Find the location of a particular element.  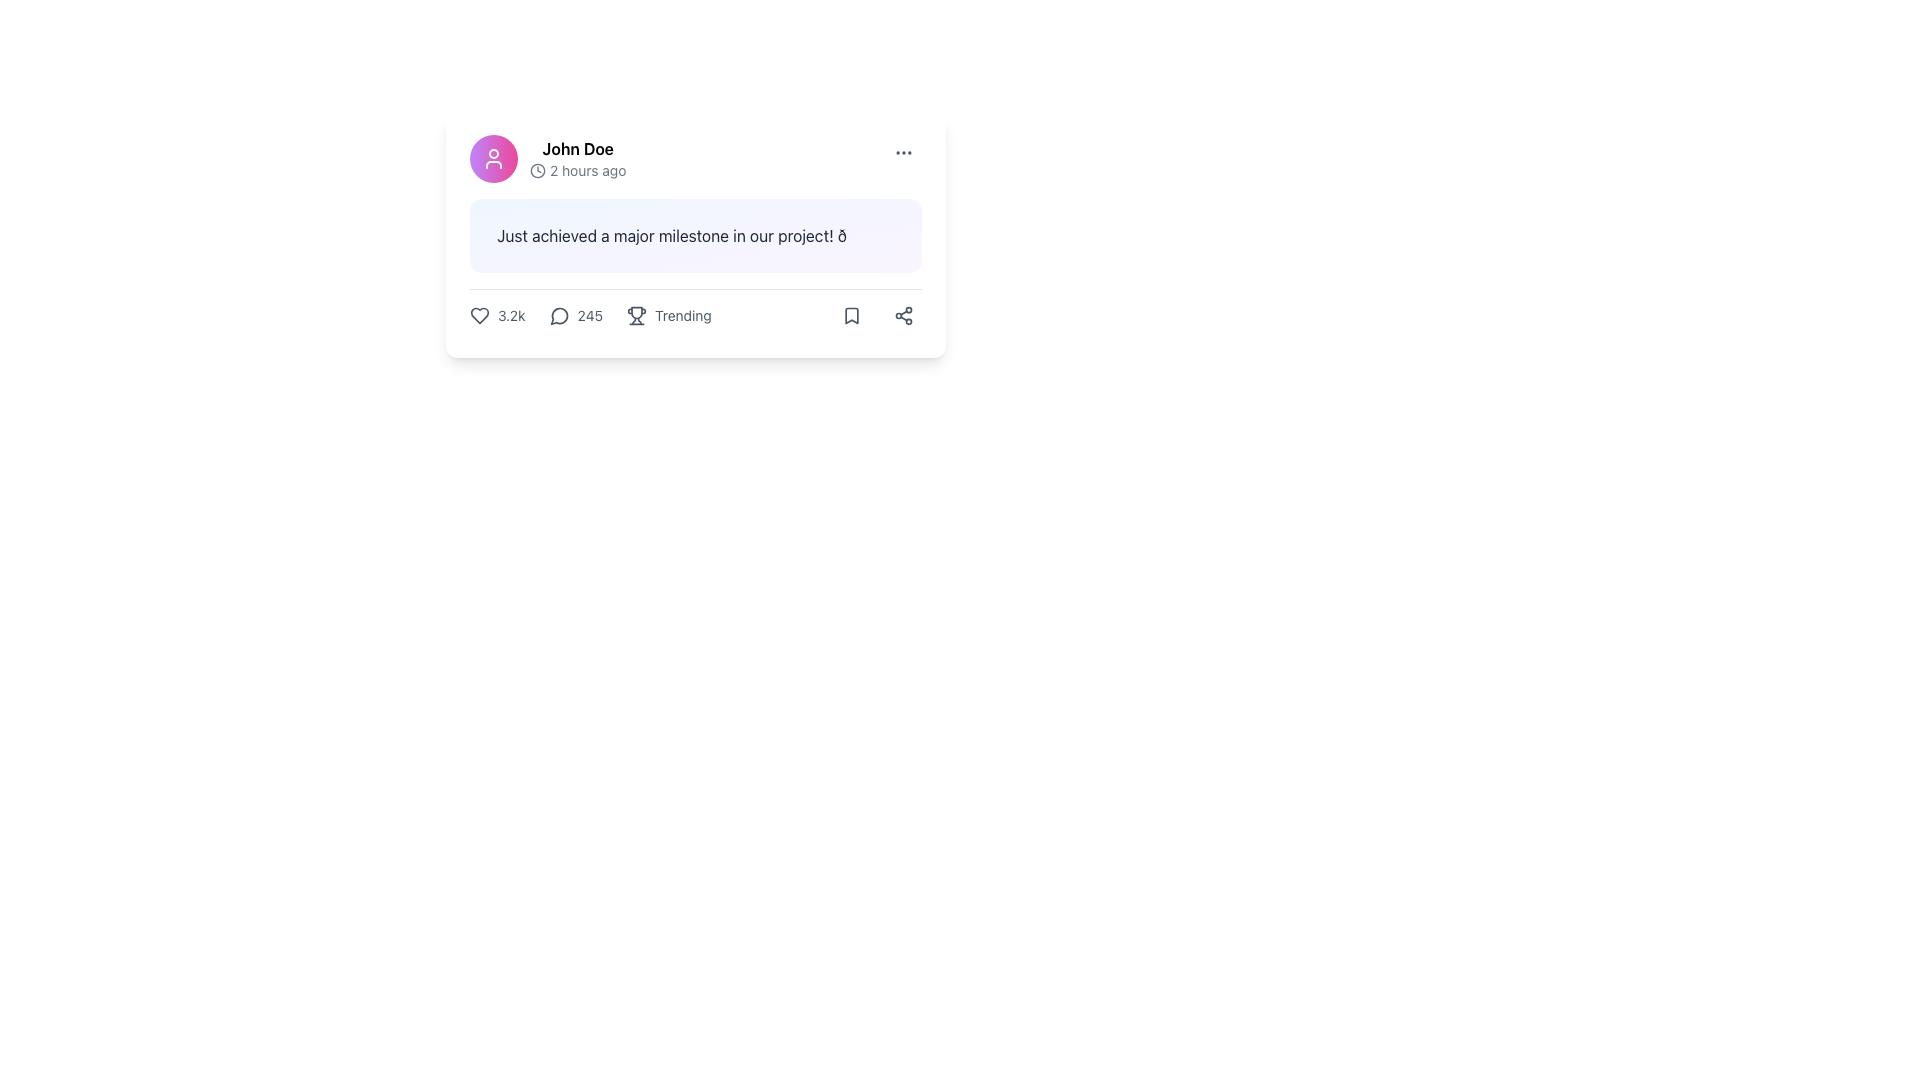

the bold name 'John Doe' in the top left section of the user post card is located at coordinates (577, 157).